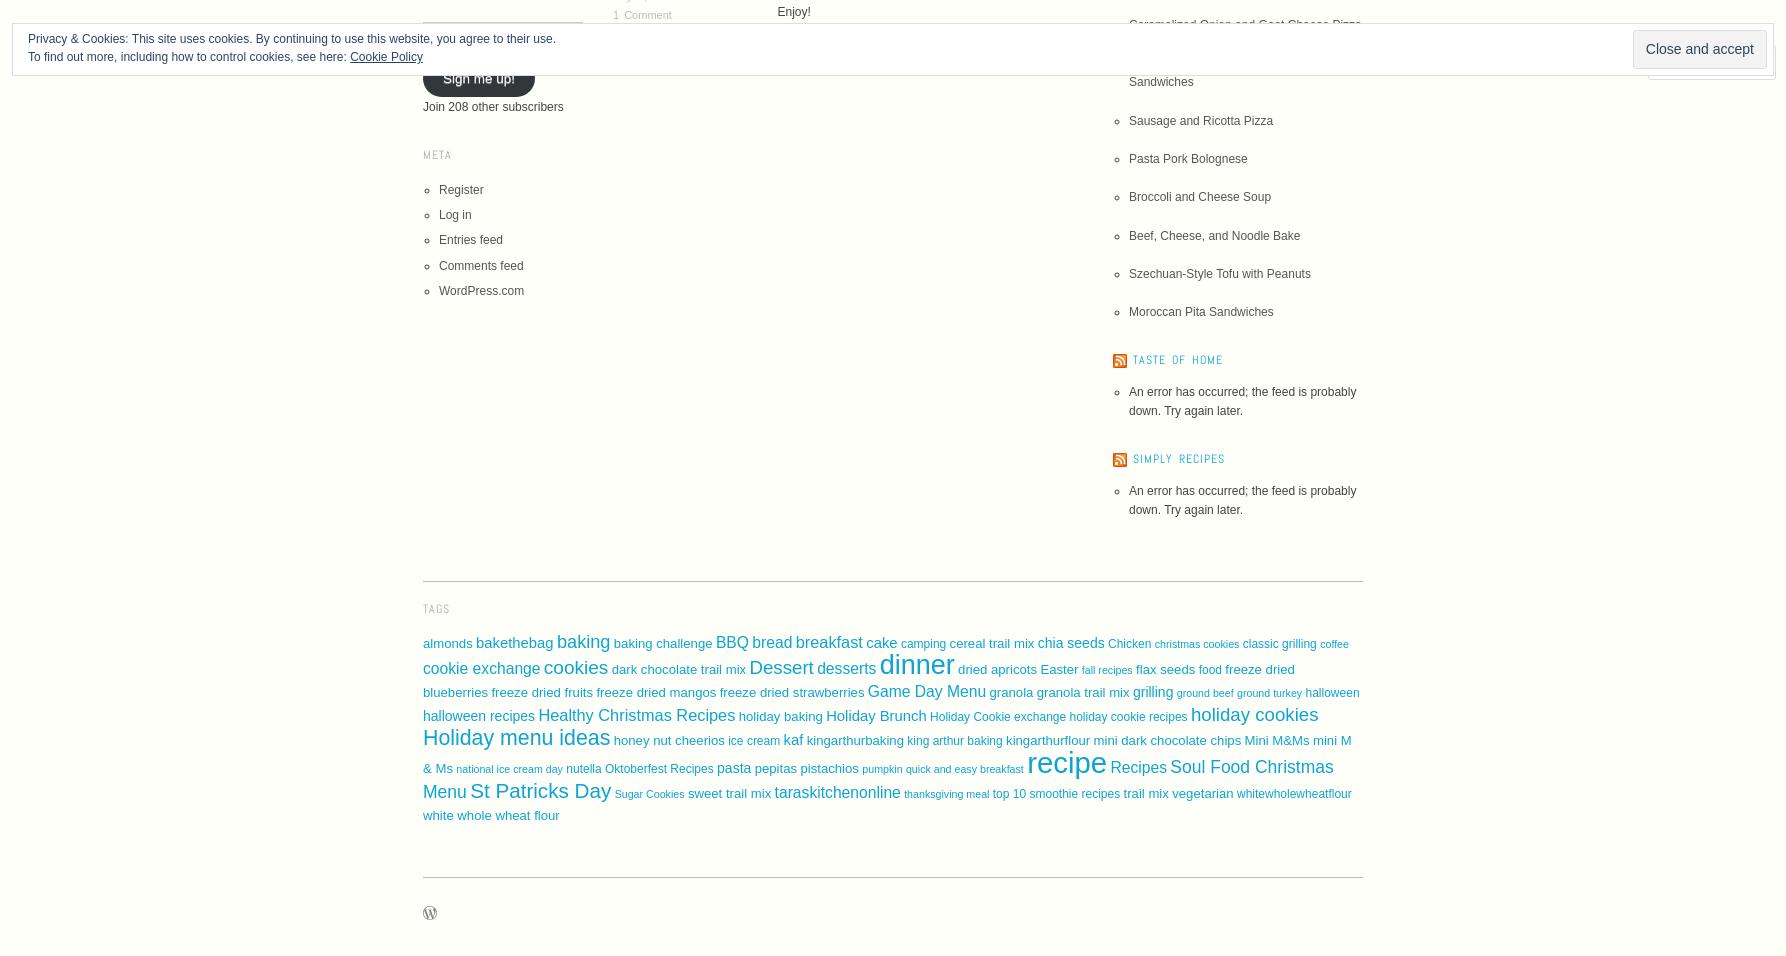 The height and width of the screenshot is (956, 1786). What do you see at coordinates (1704, 59) in the screenshot?
I see `'Follow'` at bounding box center [1704, 59].